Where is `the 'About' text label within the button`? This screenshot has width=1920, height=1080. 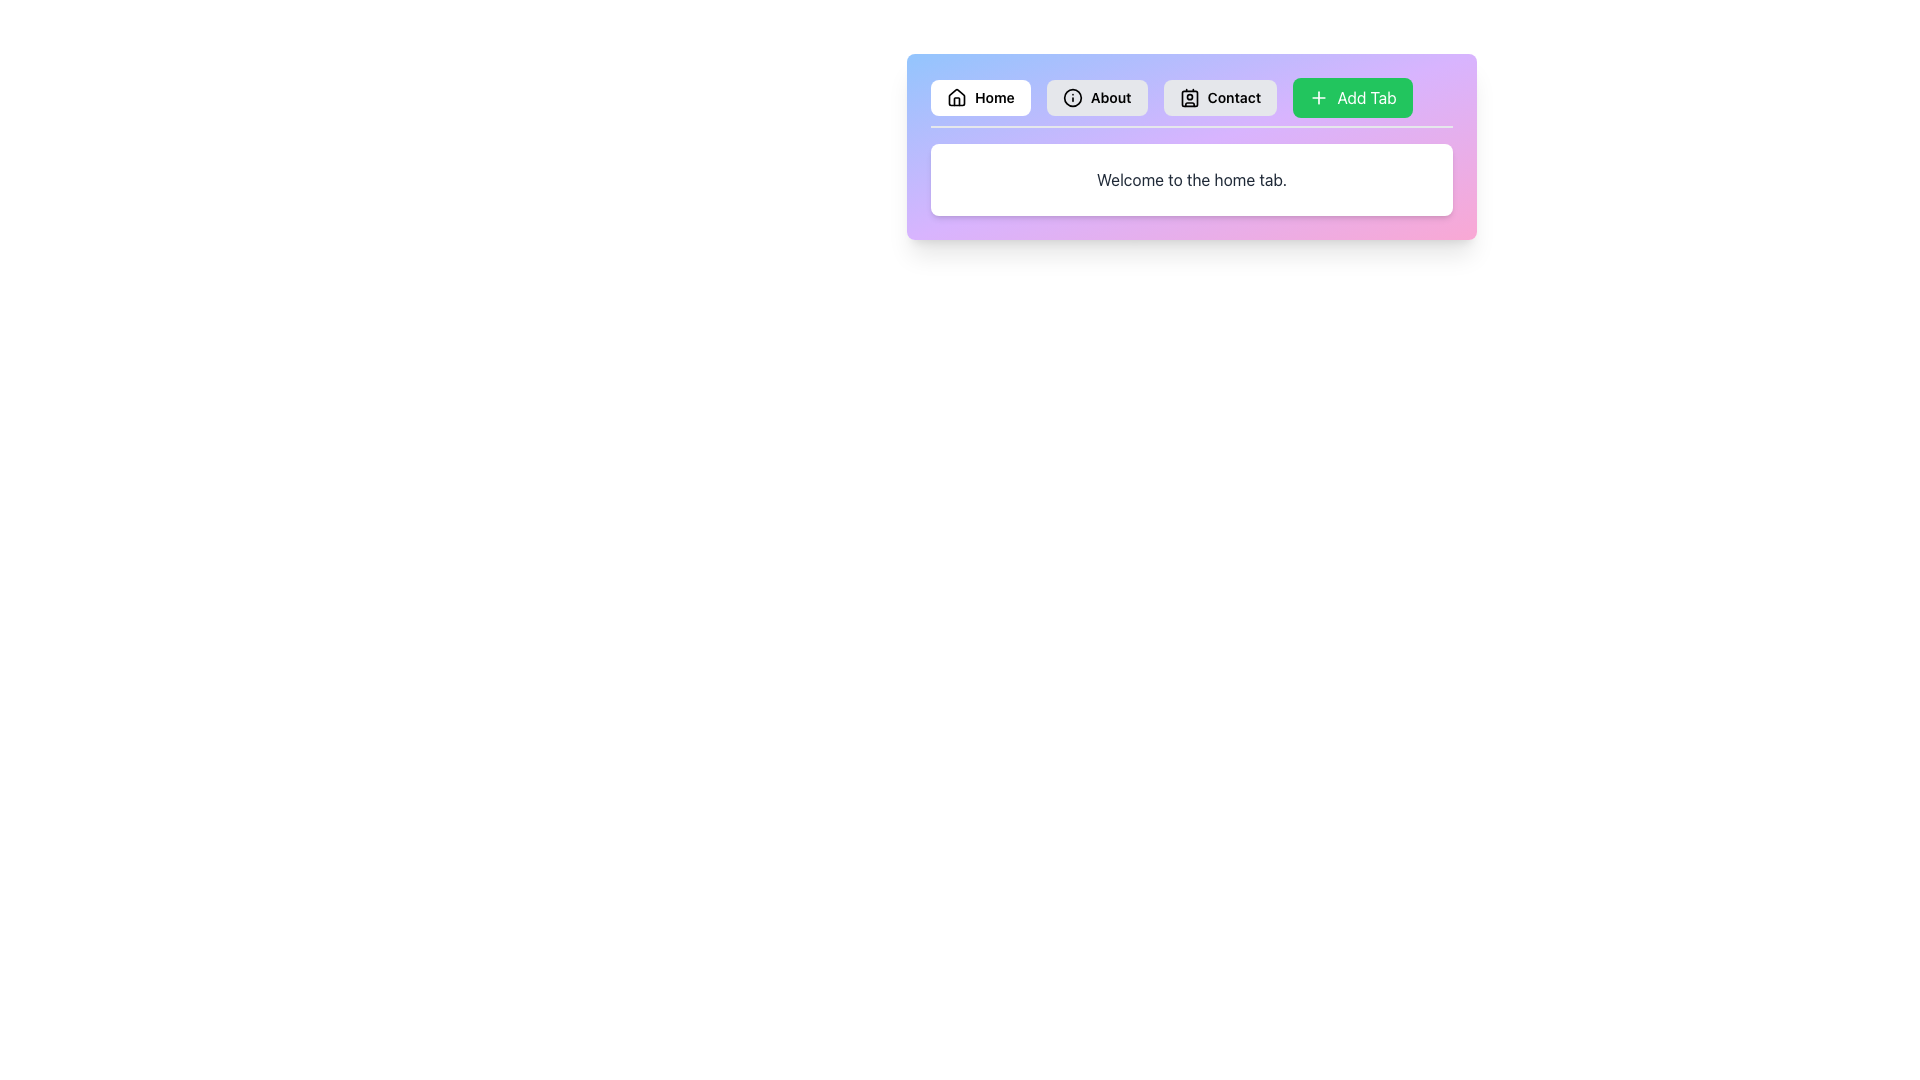 the 'About' text label within the button is located at coordinates (1110, 97).